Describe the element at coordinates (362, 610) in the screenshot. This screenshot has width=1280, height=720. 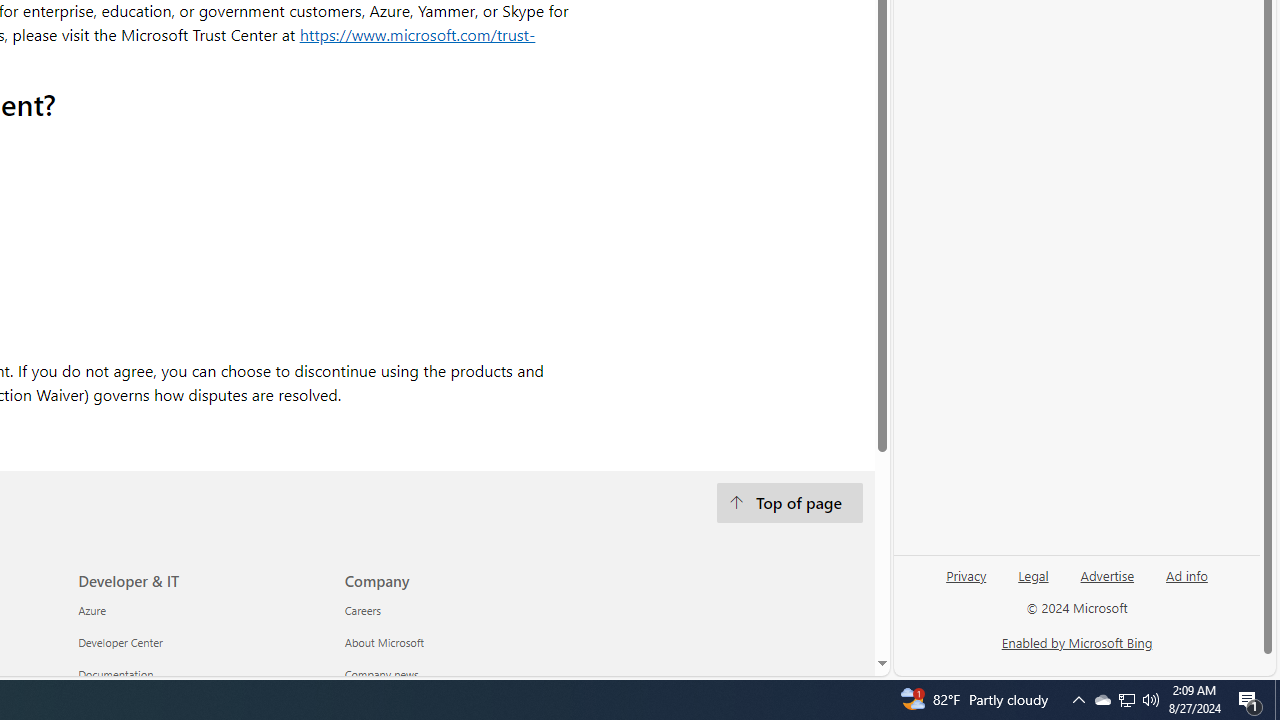
I see `'Careers Company'` at that location.